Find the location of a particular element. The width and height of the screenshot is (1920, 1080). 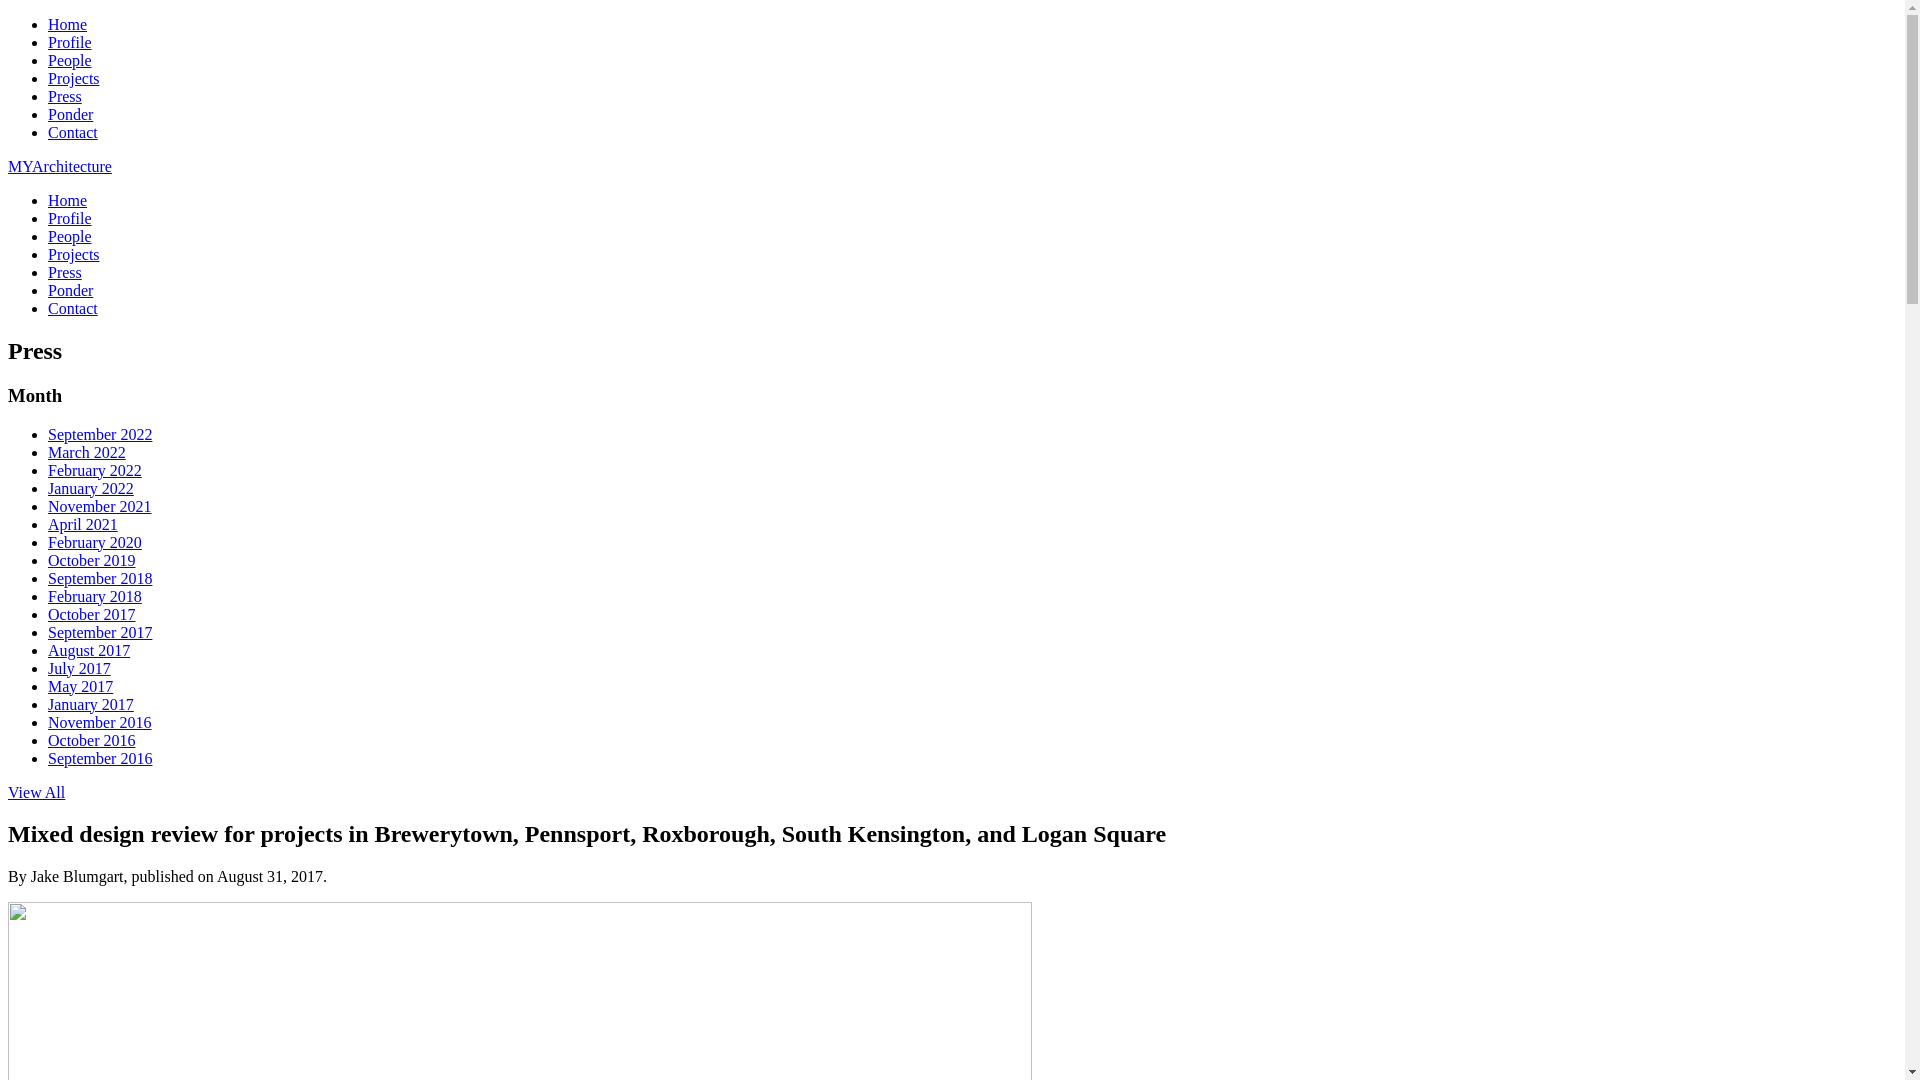

'November 2021' is located at coordinates (99, 505).